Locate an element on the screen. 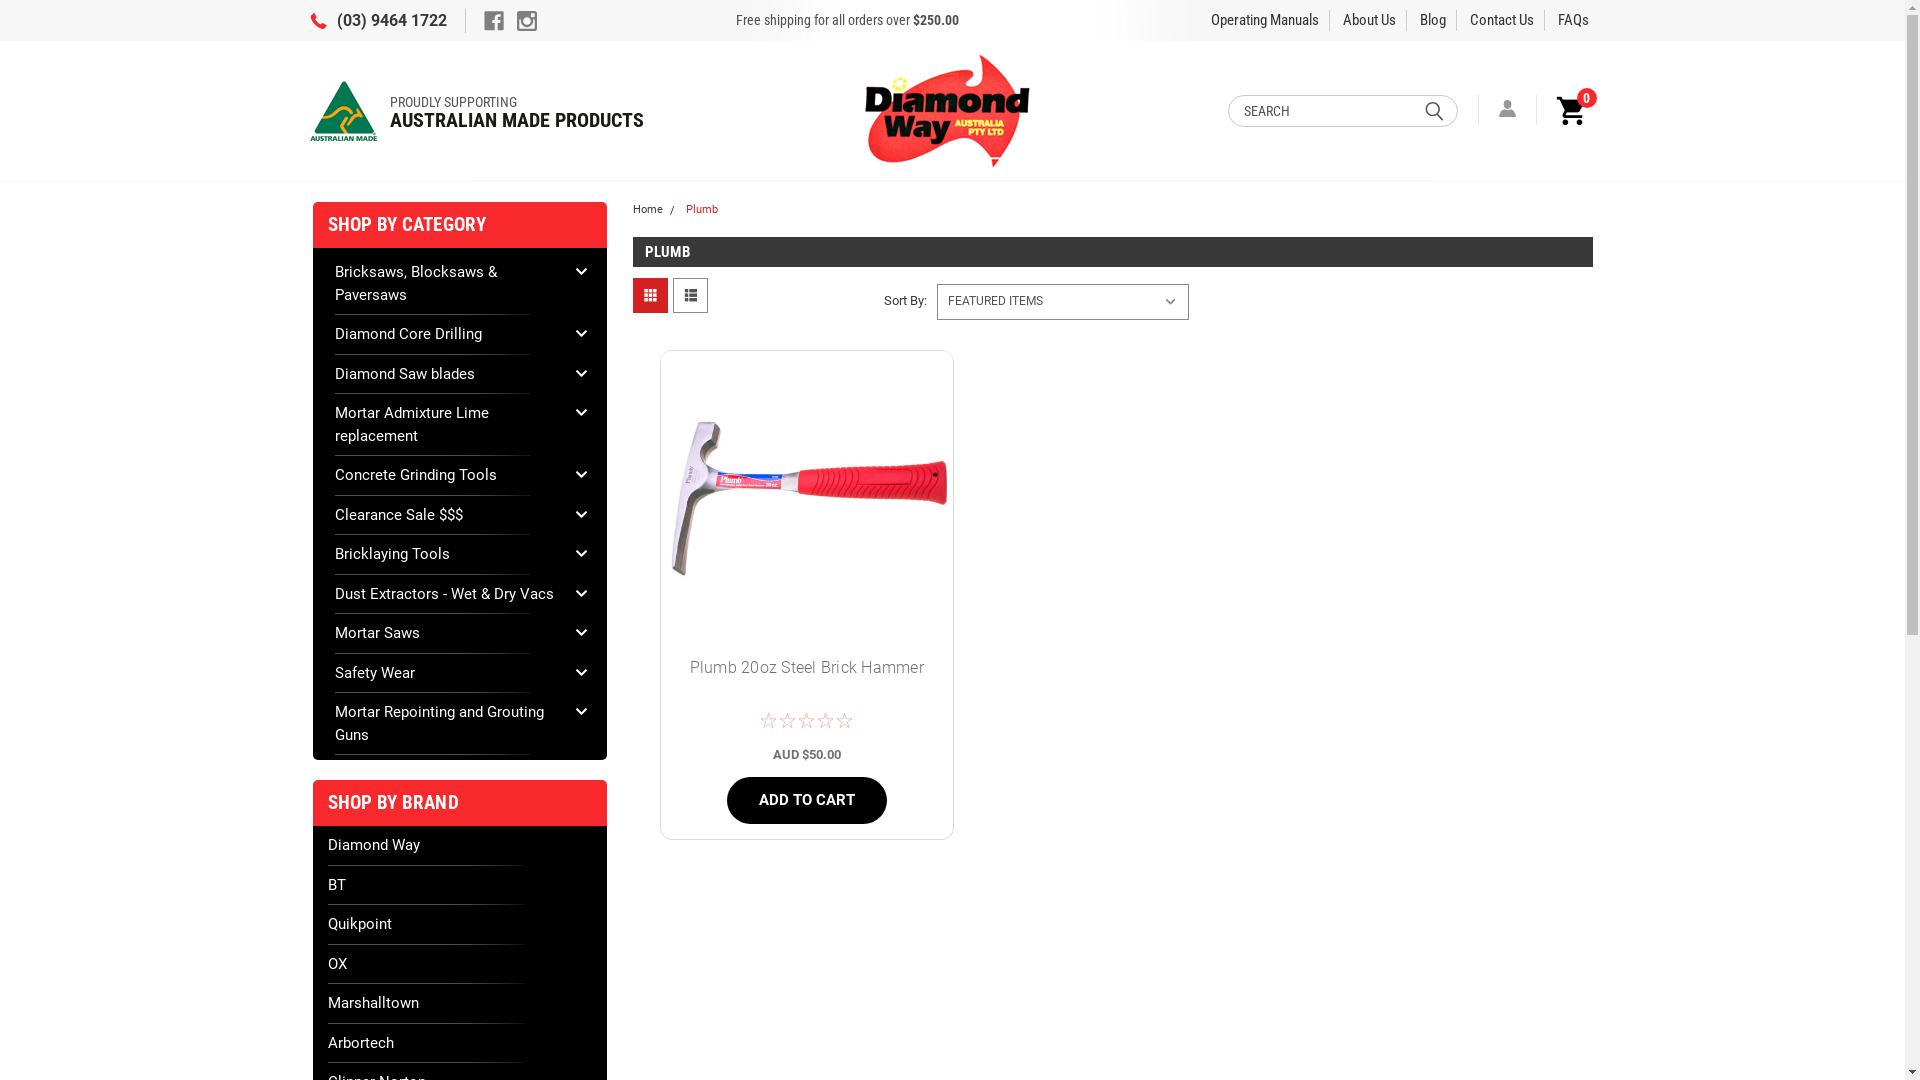 Image resolution: width=1920 pixels, height=1080 pixels. 'Diamond Saw blades' is located at coordinates (334, 373).